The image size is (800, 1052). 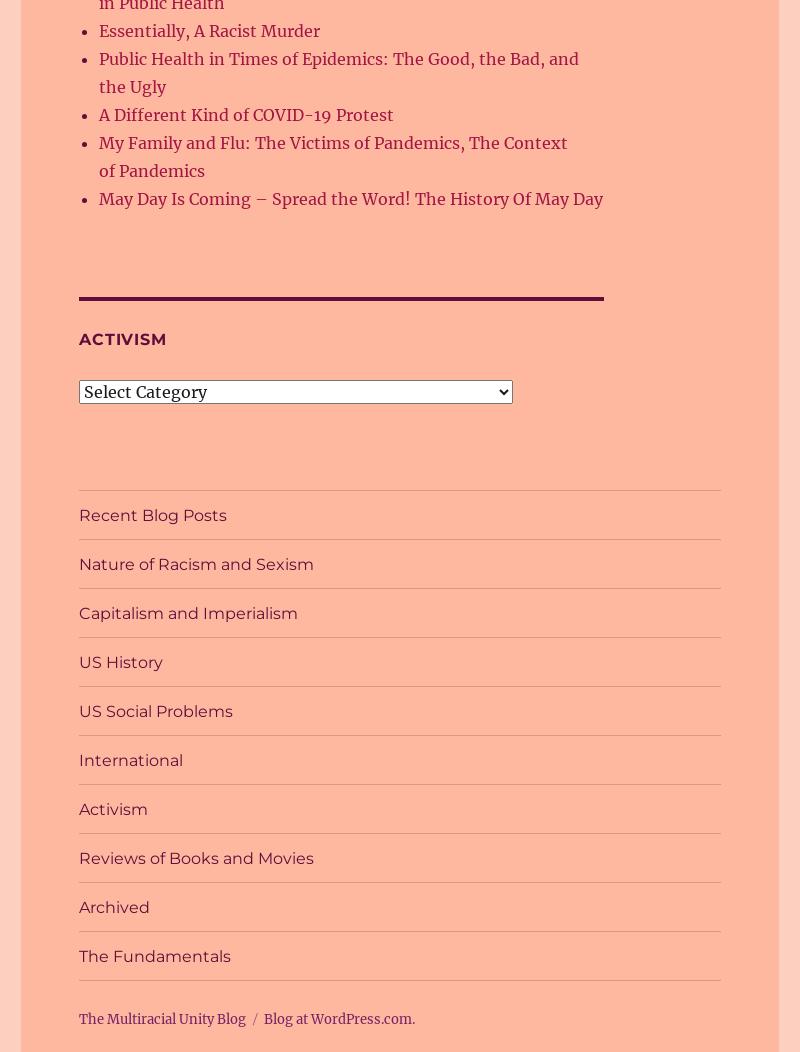 I want to click on 'The Fundamentals', so click(x=79, y=954).